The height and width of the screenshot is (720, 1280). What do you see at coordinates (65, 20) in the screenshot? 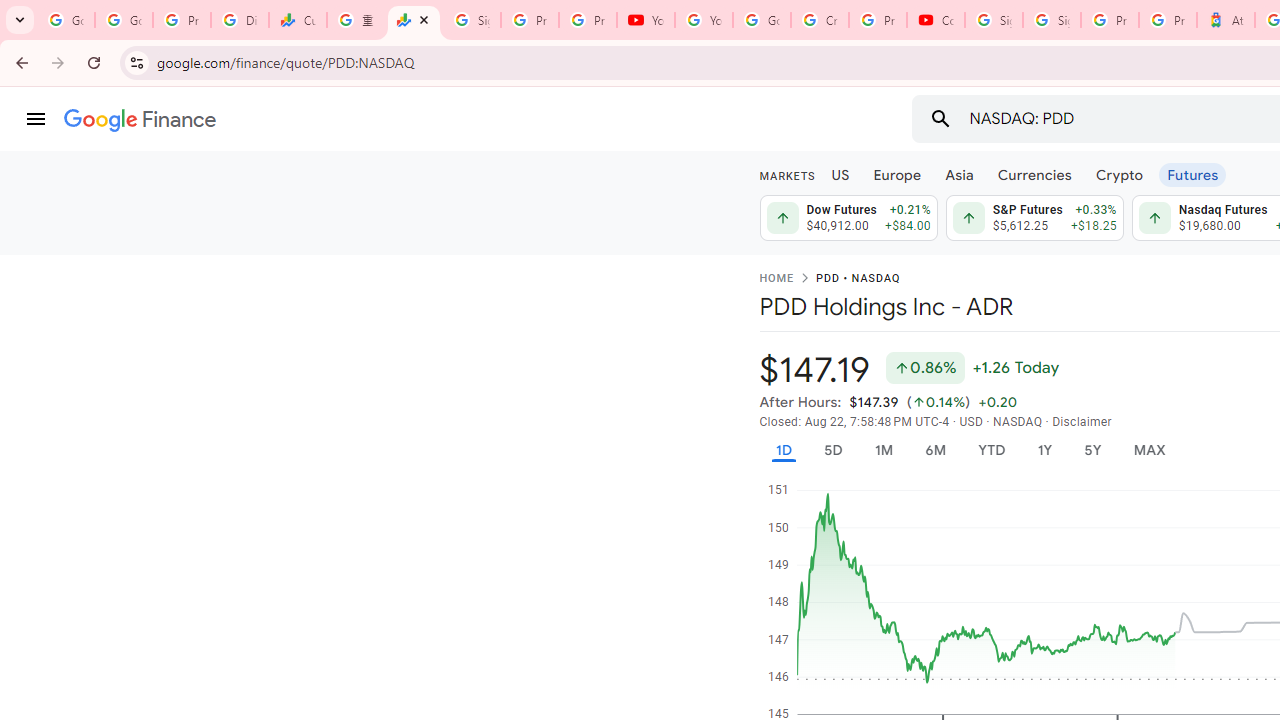
I see `'Google Workspace Admin Community'` at bounding box center [65, 20].